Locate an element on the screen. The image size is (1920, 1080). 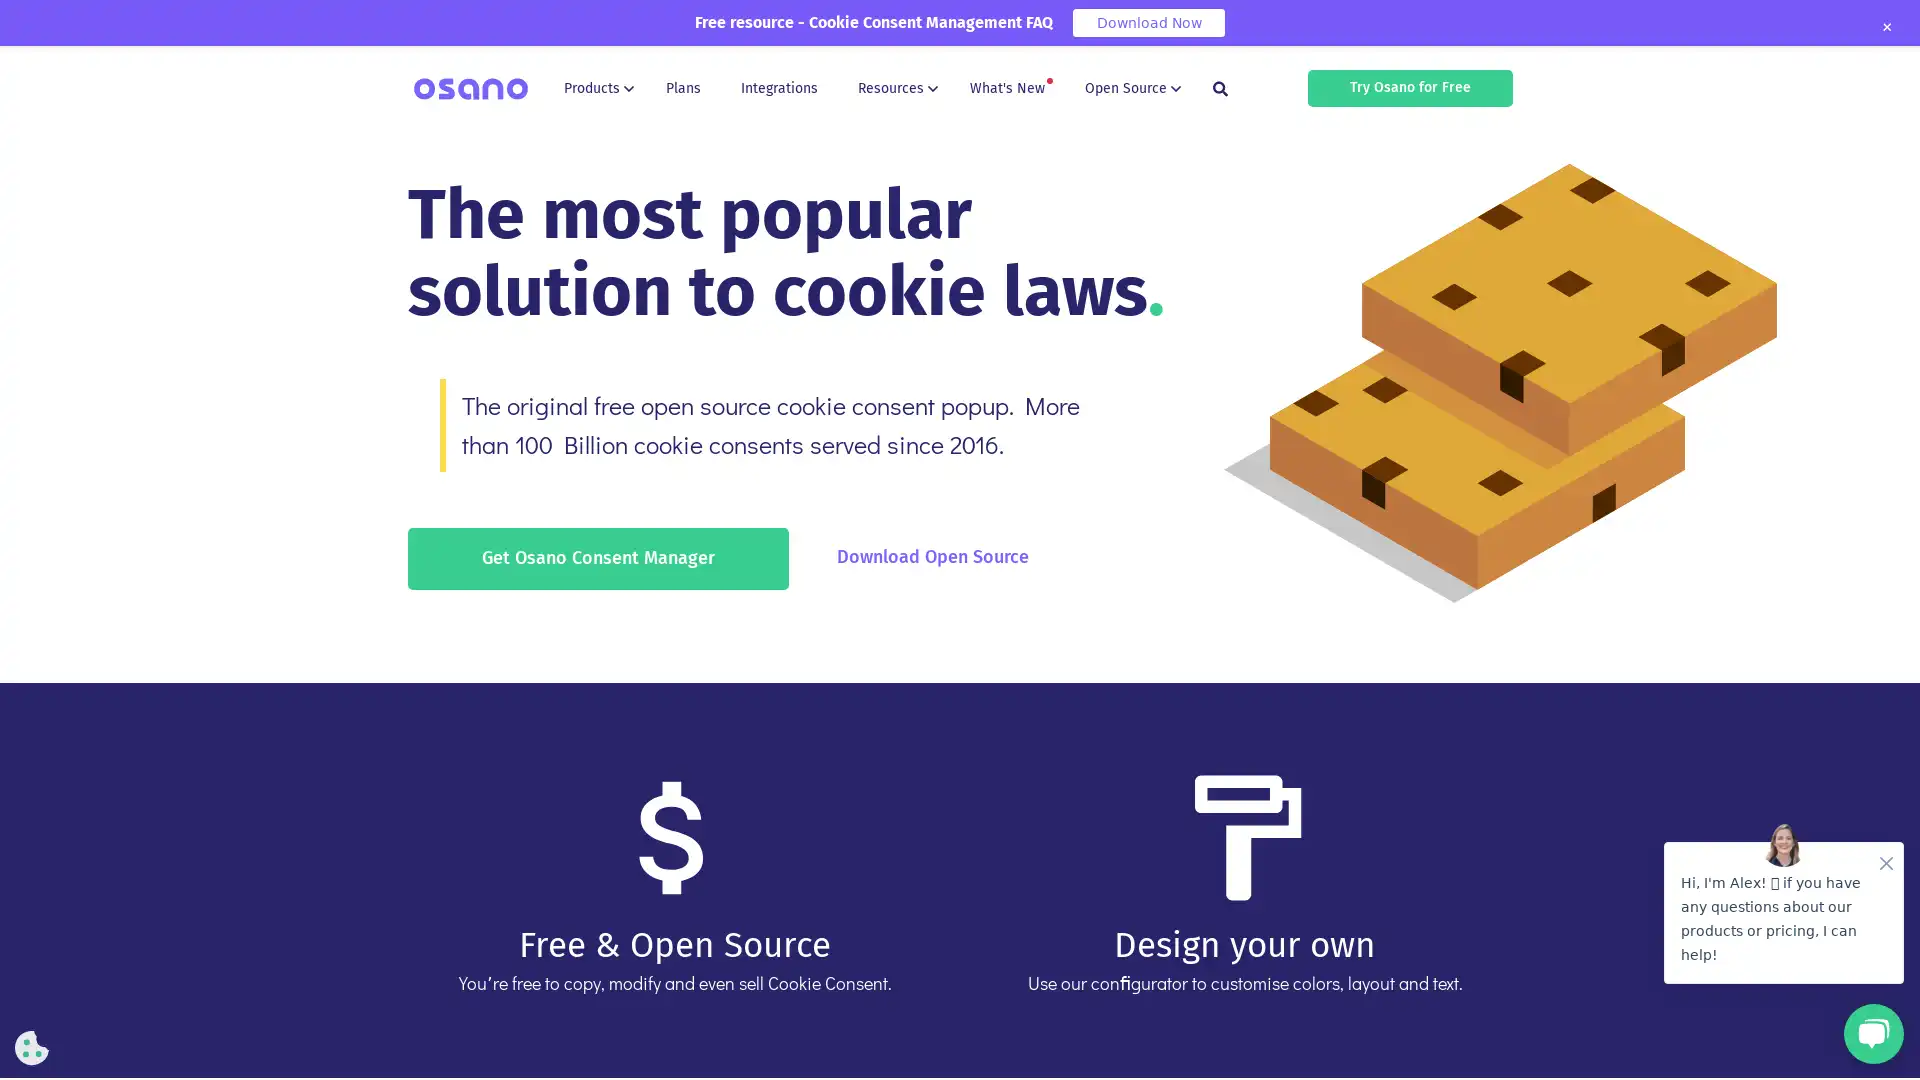
Cookie Preferences is located at coordinates (32, 1047).